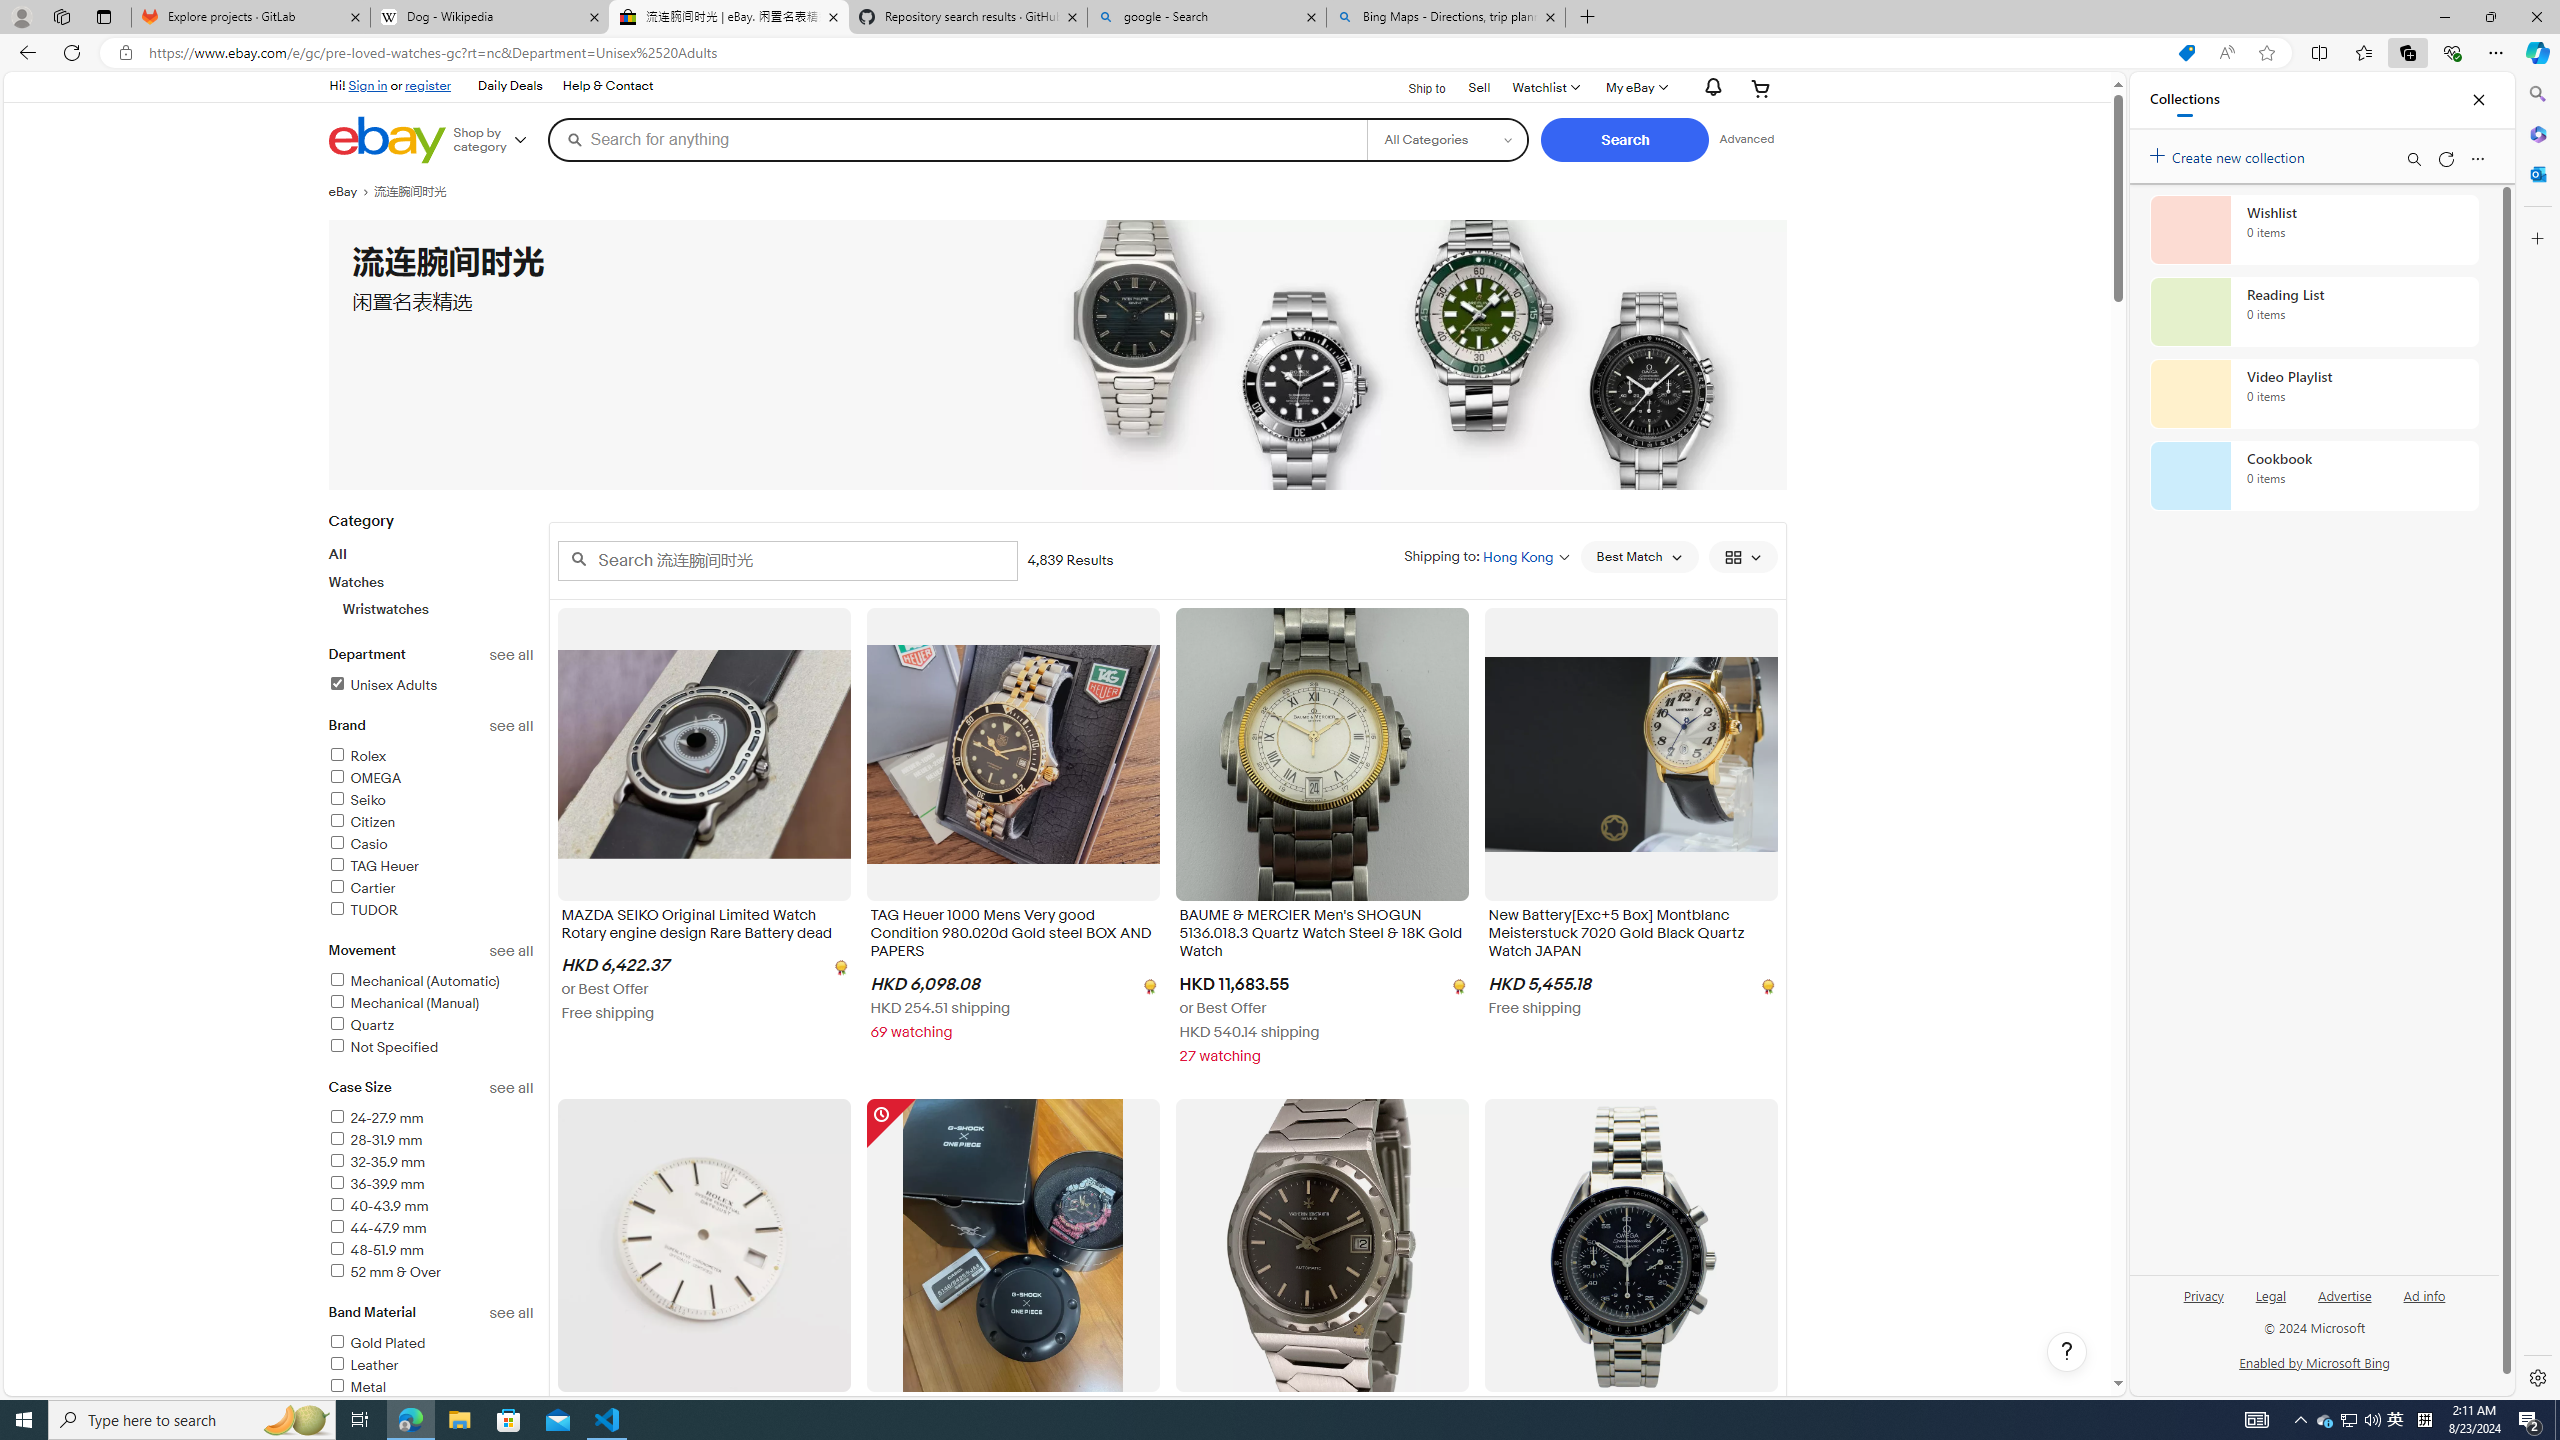 This screenshot has width=2560, height=1440. I want to click on 'Leather', so click(362, 1364).